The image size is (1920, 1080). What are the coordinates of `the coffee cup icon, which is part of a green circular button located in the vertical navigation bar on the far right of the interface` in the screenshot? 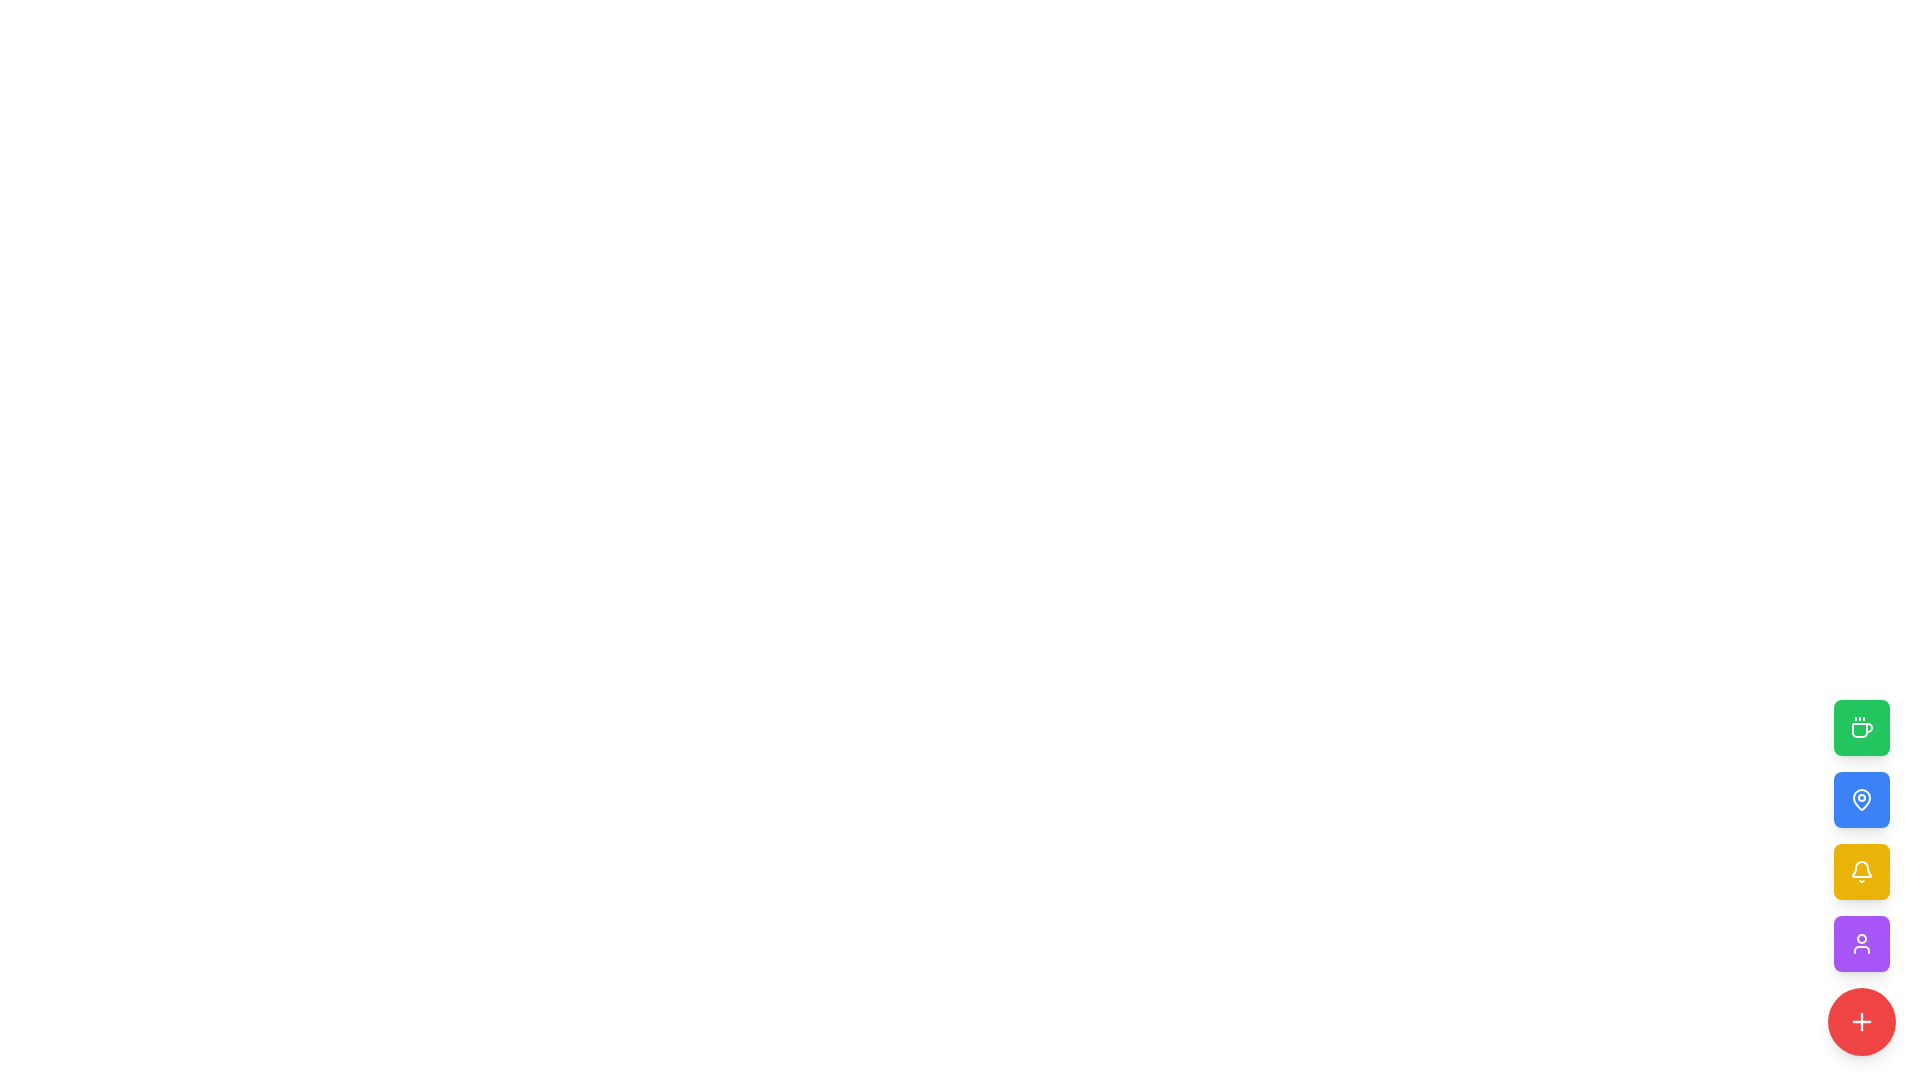 It's located at (1861, 730).